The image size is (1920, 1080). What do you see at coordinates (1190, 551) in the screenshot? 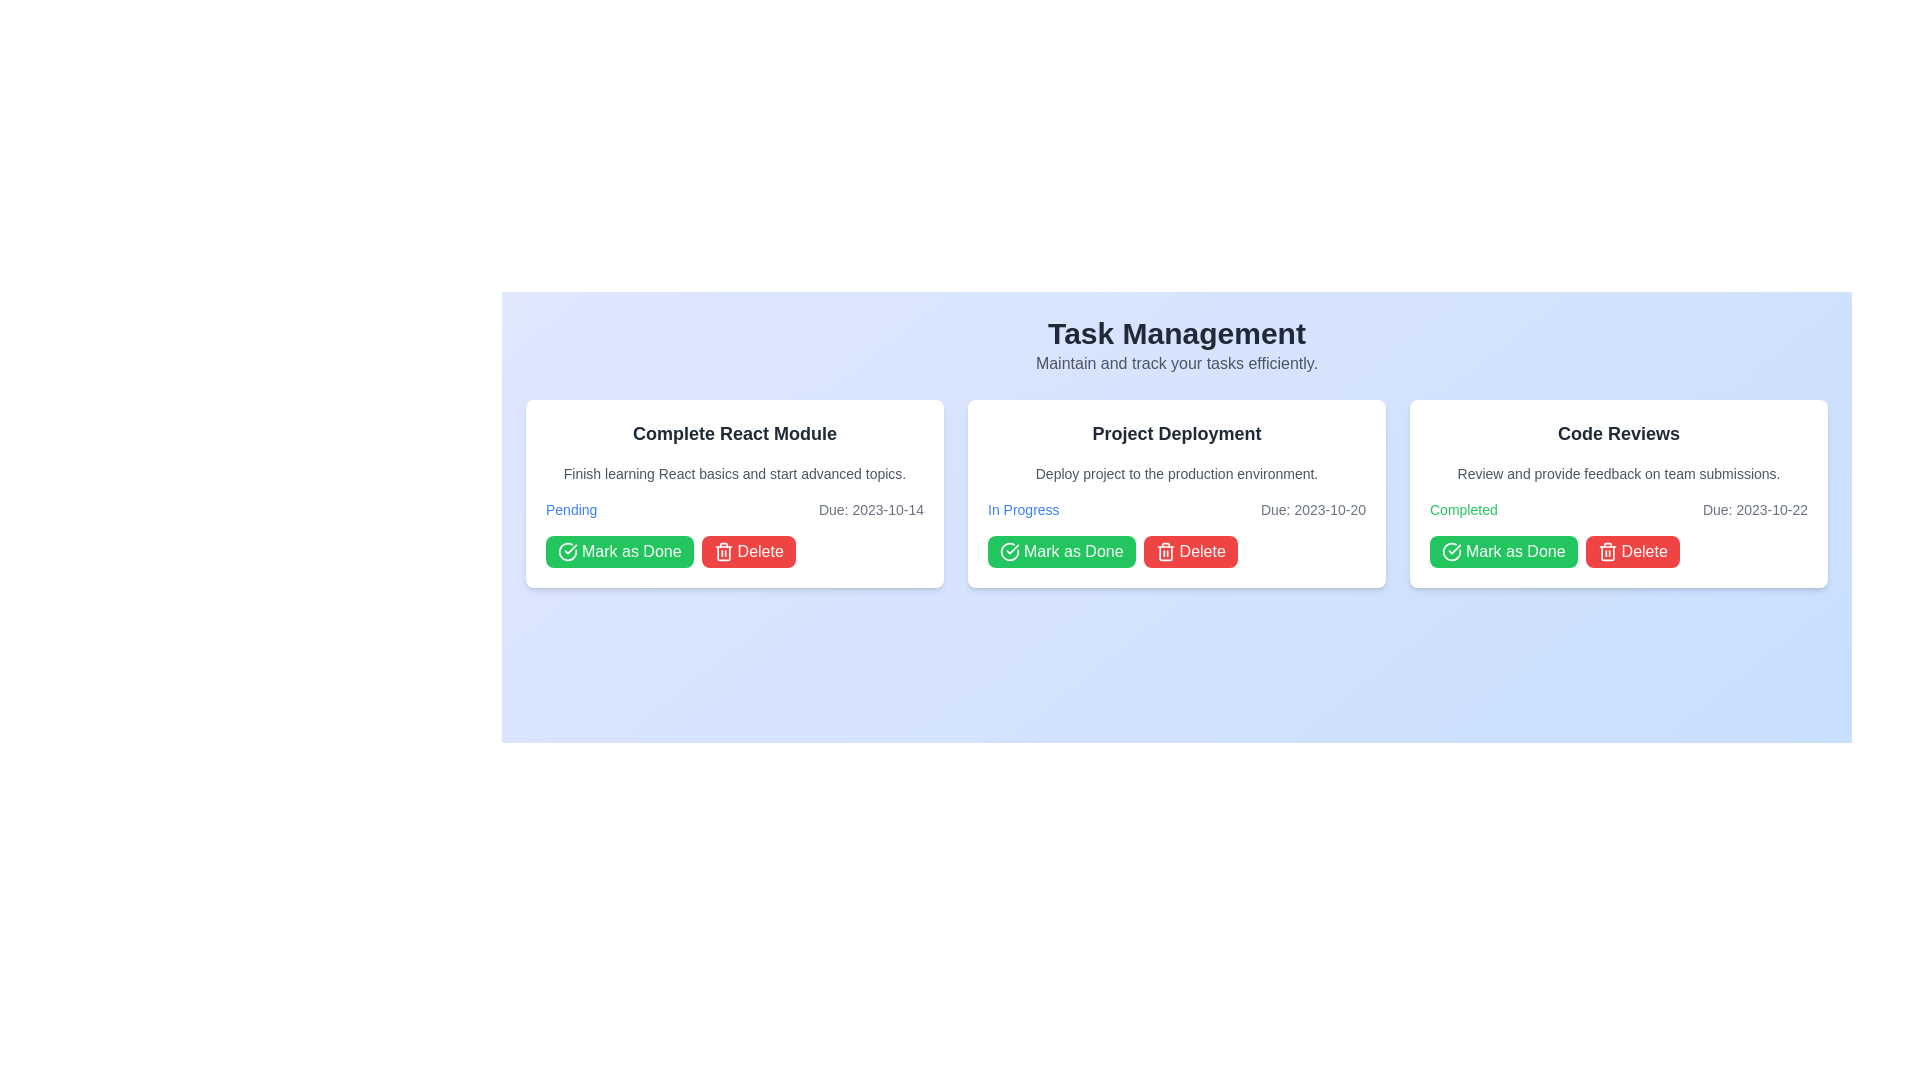
I see `the delete button located to the right of the 'Mark as Done' button in the task card titled 'Project Deployment'` at bounding box center [1190, 551].